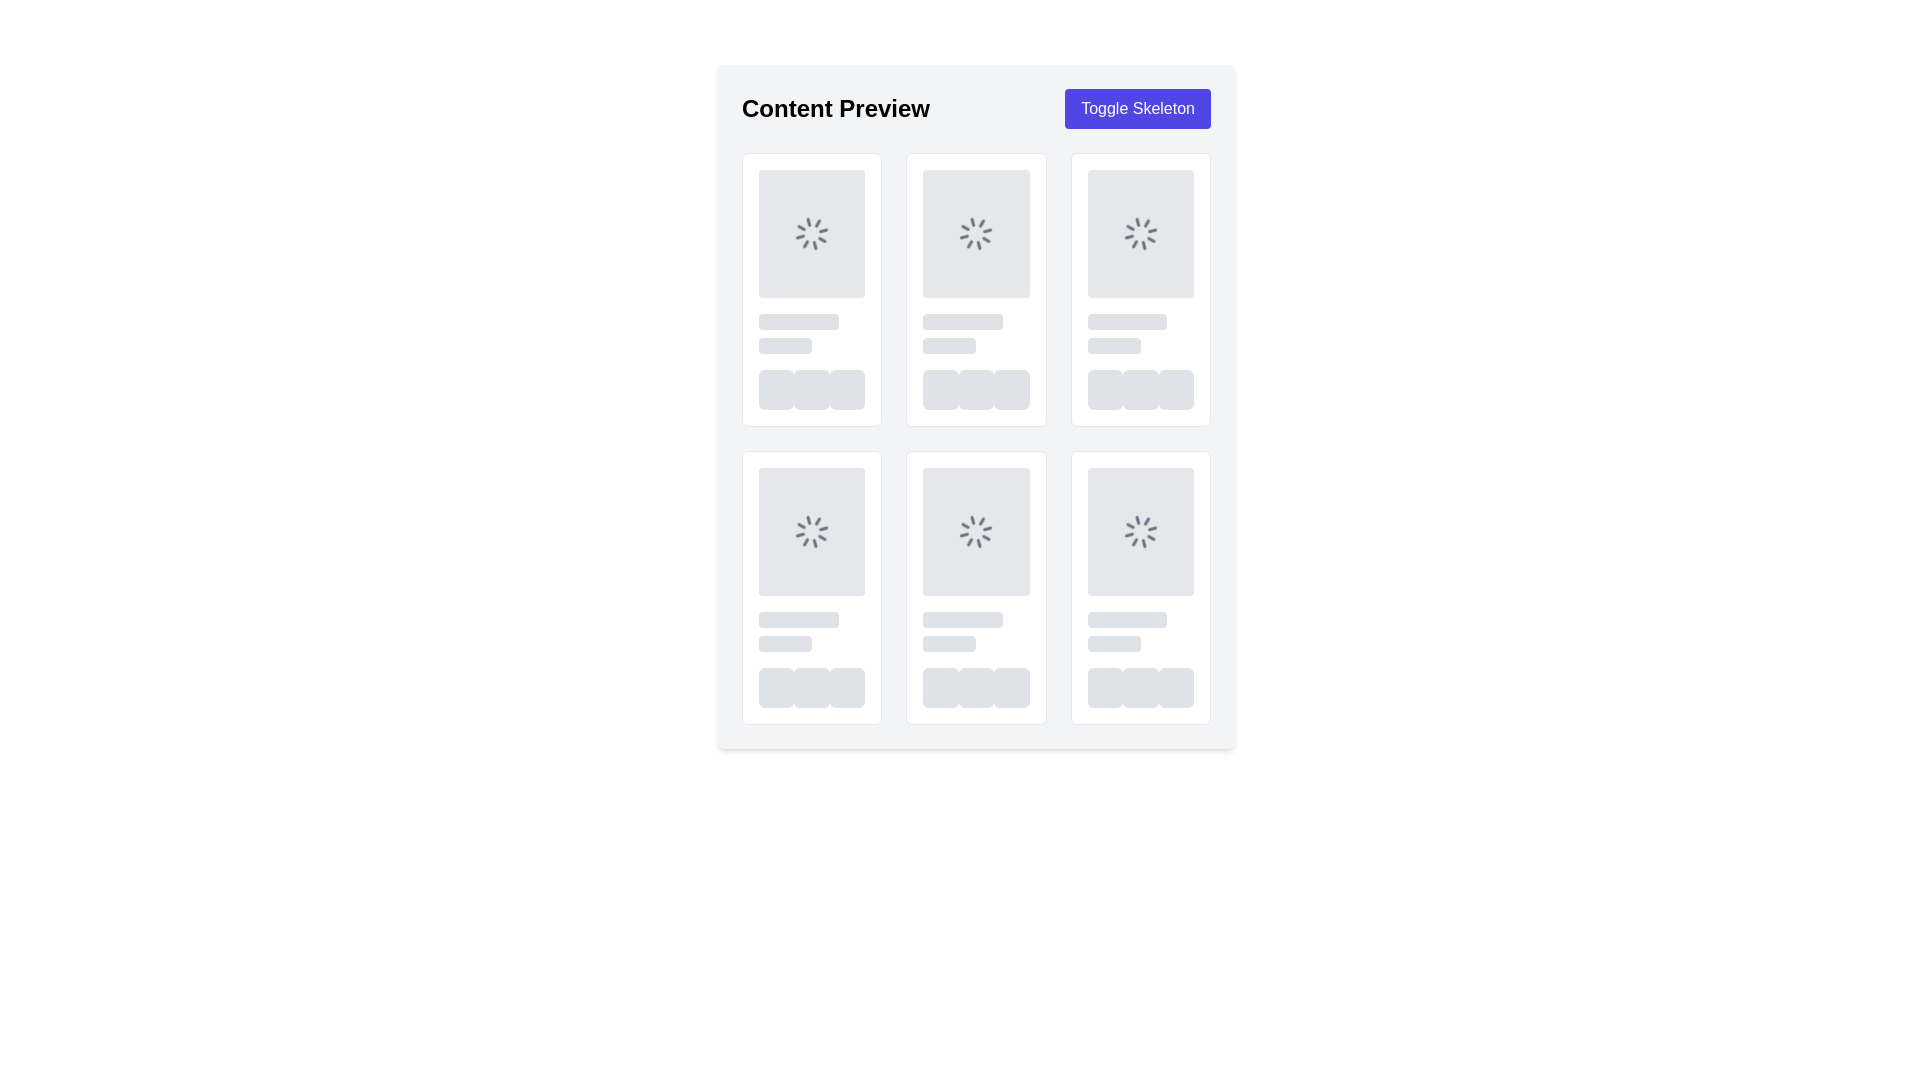 This screenshot has height=1080, width=1920. Describe the element at coordinates (847, 686) in the screenshot. I see `the animation of the third loading indicator button with a rounded border and light gray color, located at the bottom of the sixth card in the grid layout` at that location.